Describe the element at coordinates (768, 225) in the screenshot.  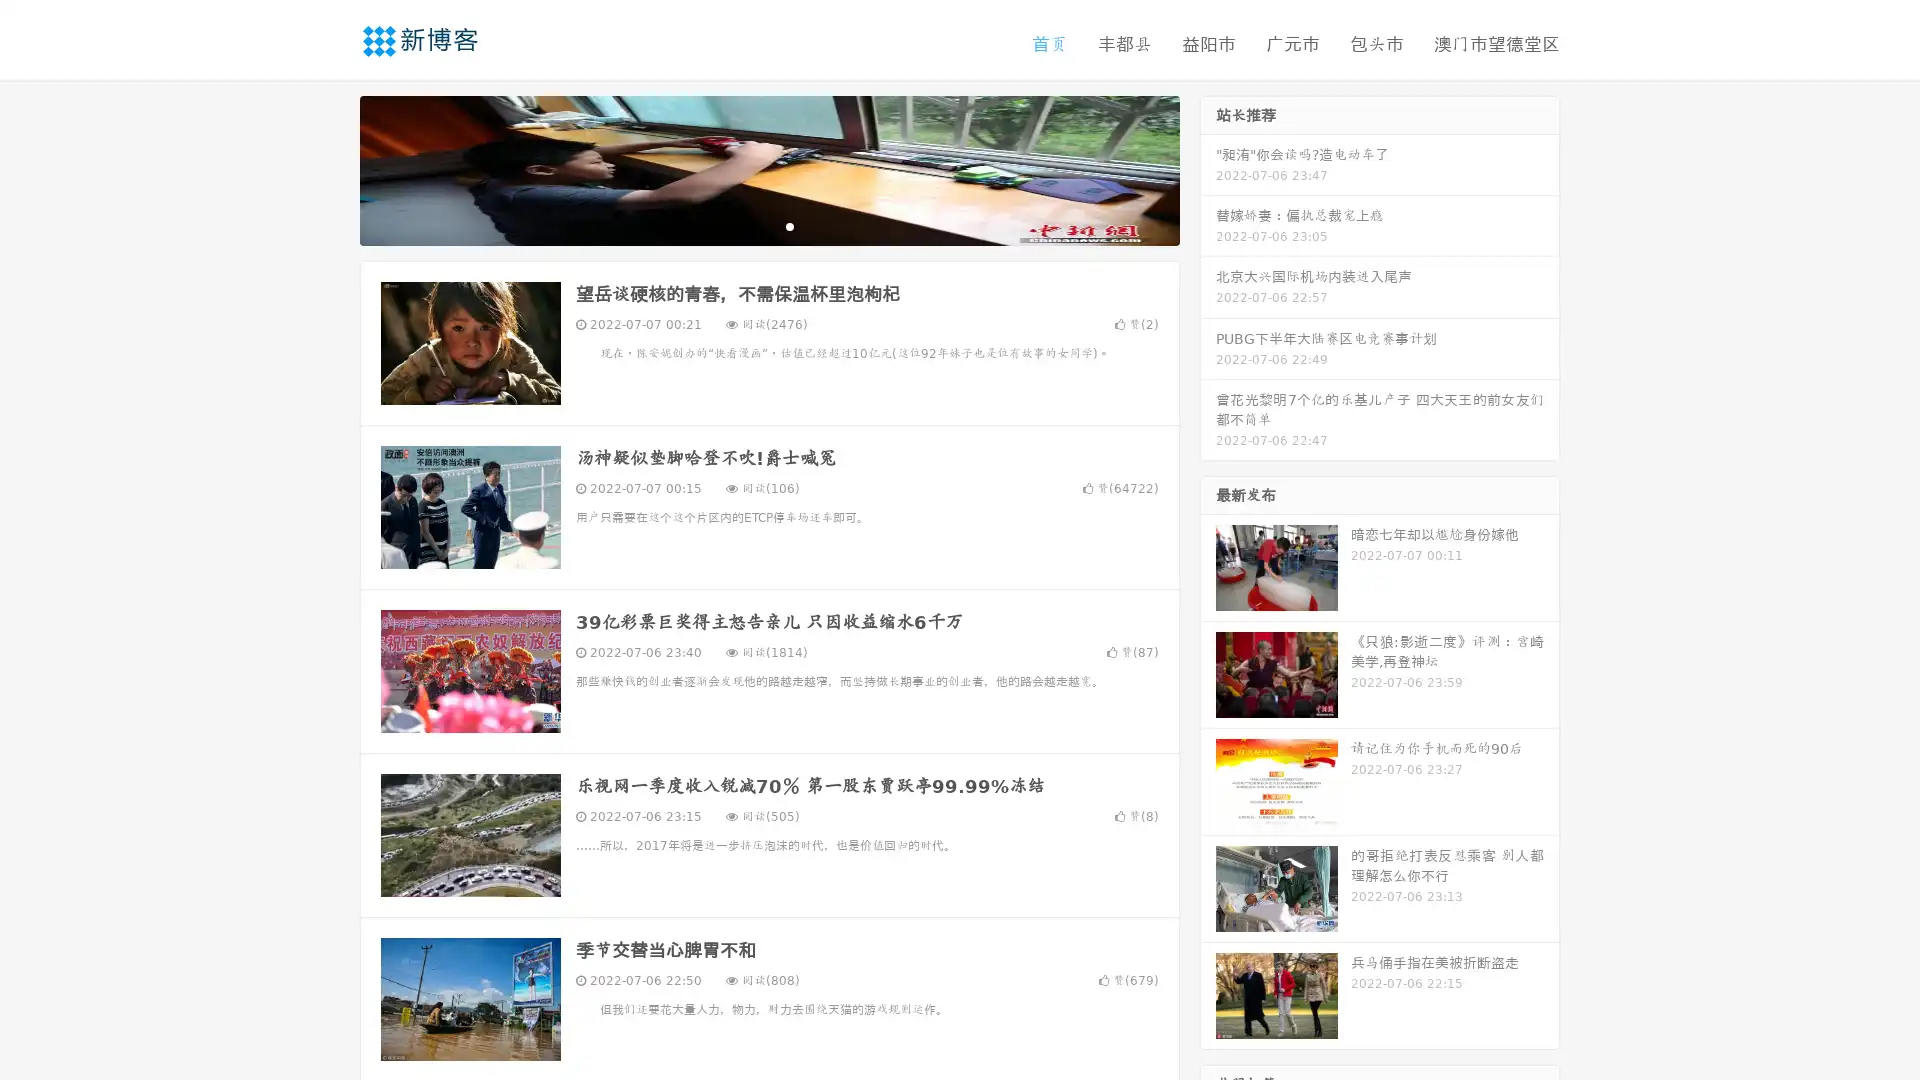
I see `Go to slide 2` at that location.